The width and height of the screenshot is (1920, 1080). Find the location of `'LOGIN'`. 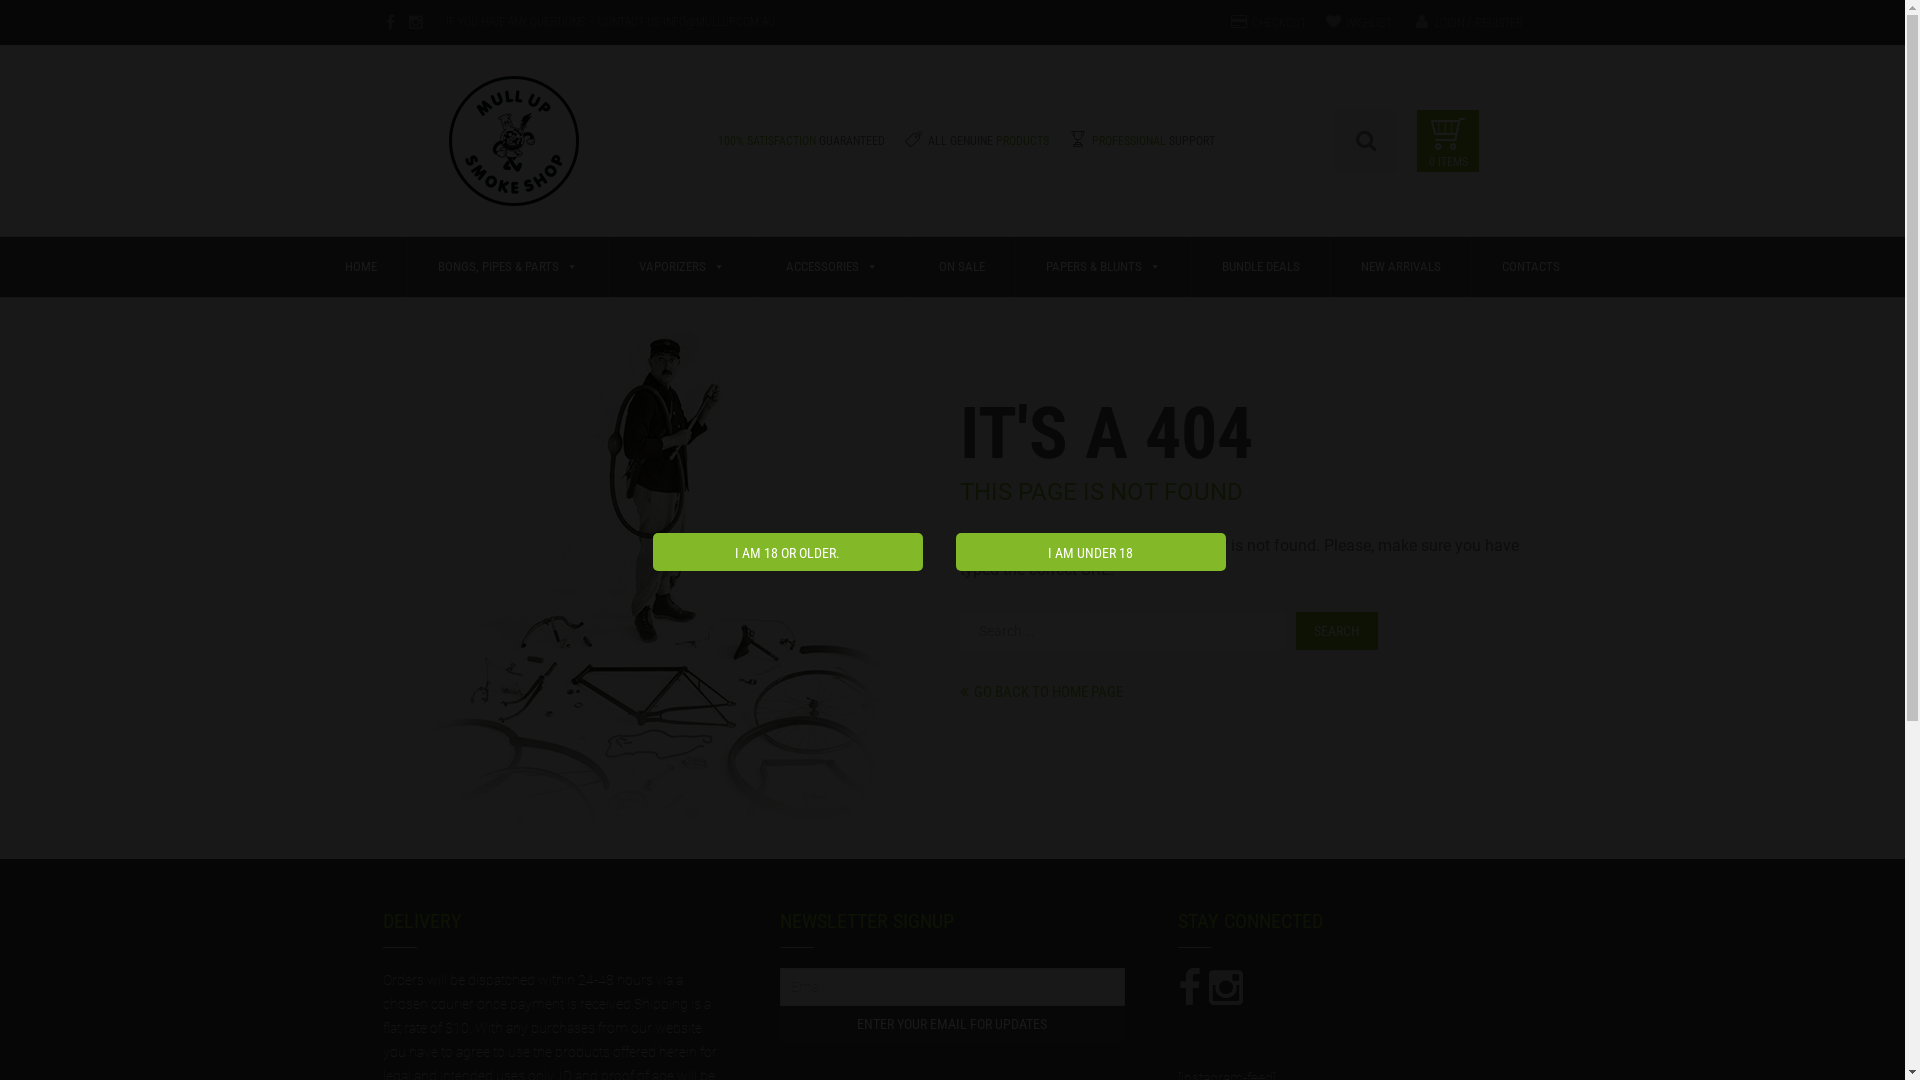

'LOGIN' is located at coordinates (1448, 23).